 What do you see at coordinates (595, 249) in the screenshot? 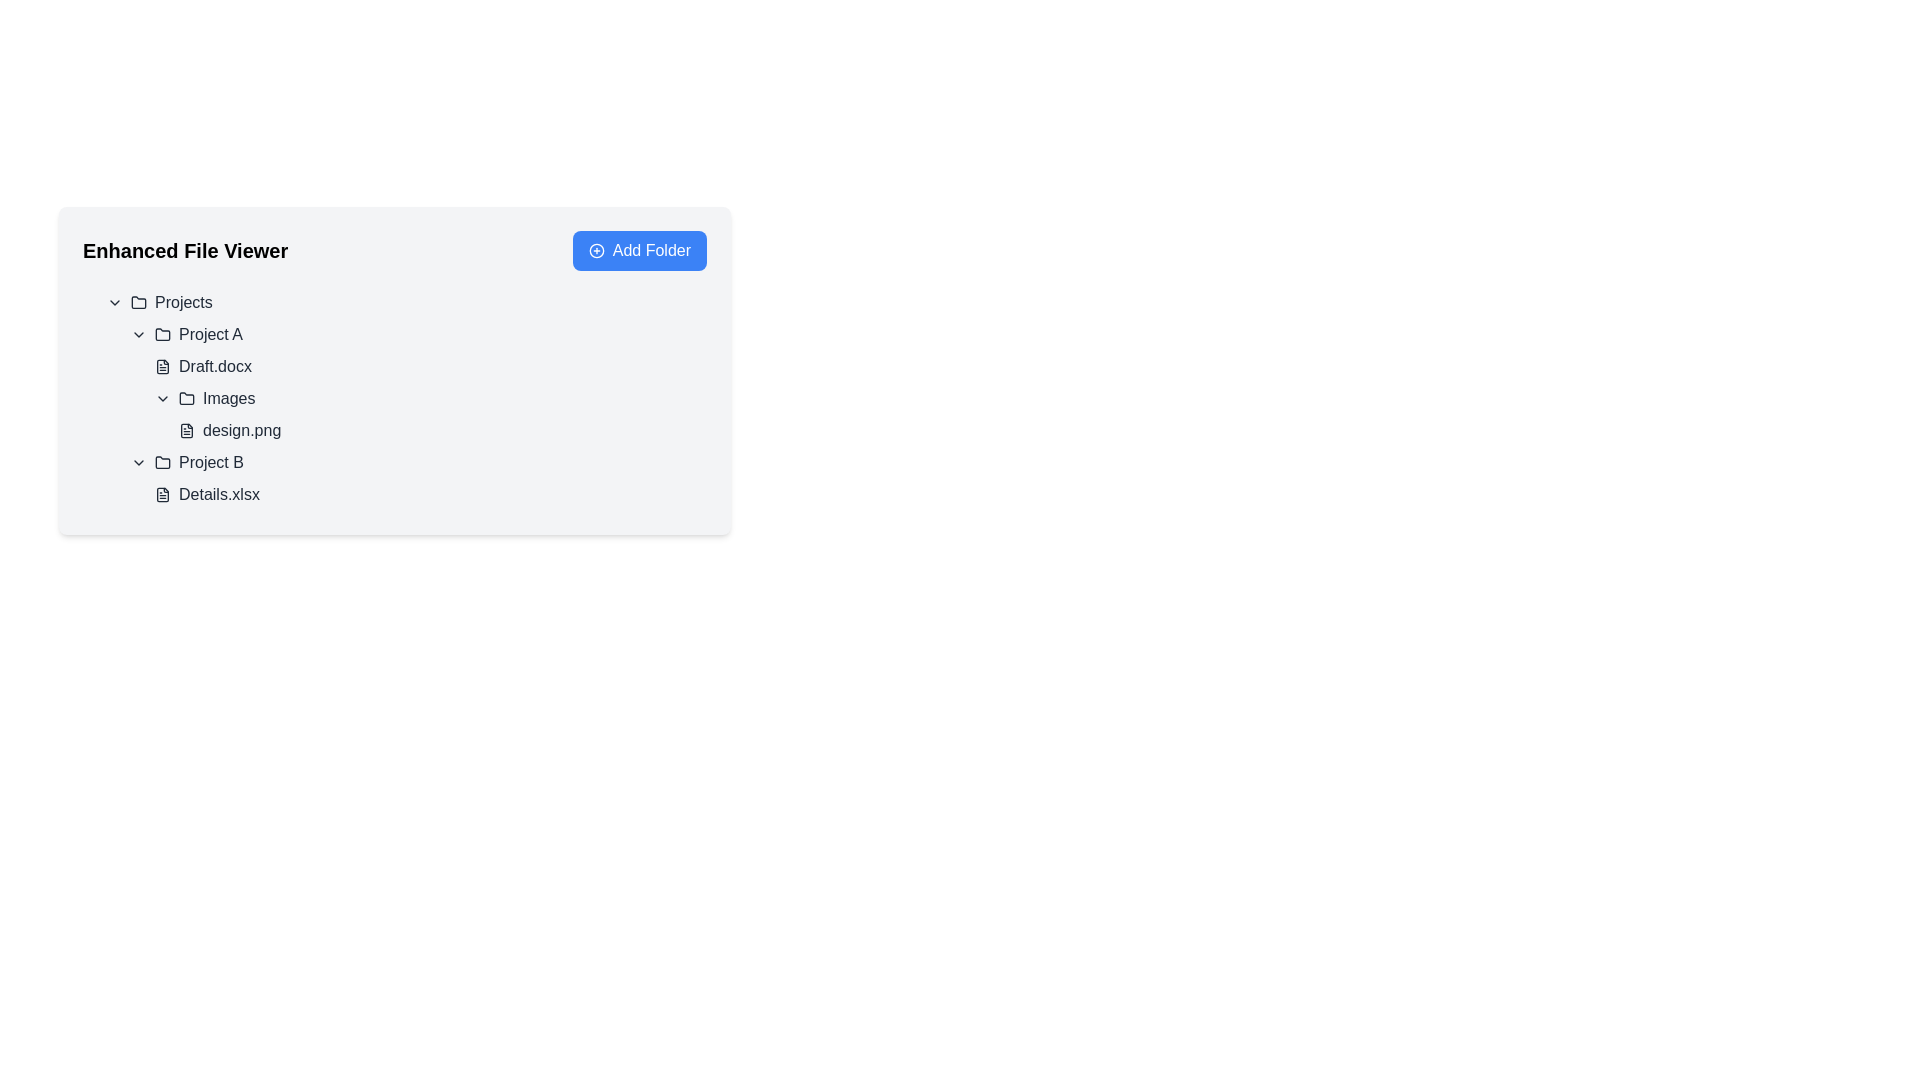
I see `the icon representing the action` at bounding box center [595, 249].